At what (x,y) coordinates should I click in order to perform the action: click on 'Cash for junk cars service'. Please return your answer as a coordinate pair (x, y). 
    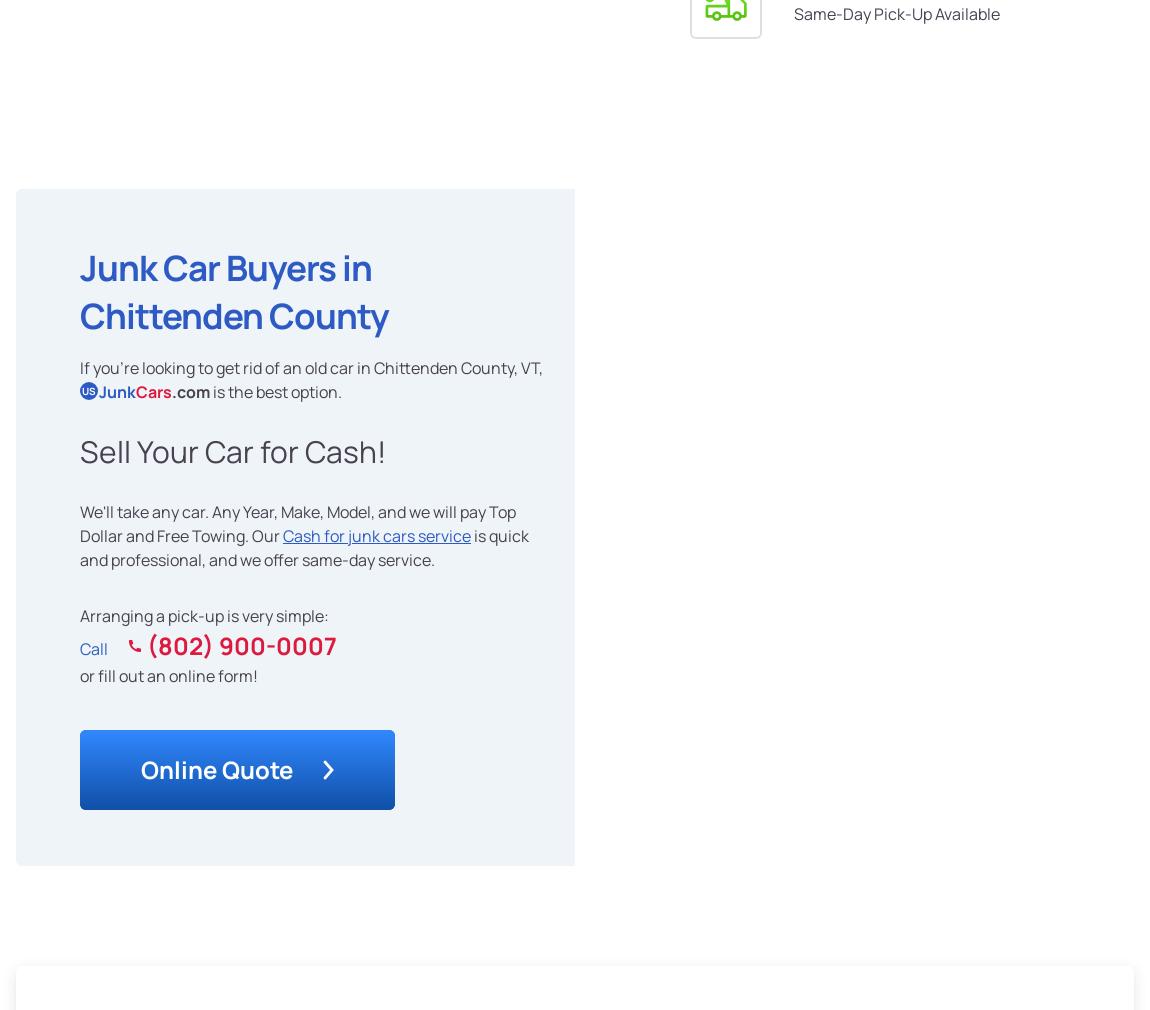
    Looking at the image, I should click on (376, 533).